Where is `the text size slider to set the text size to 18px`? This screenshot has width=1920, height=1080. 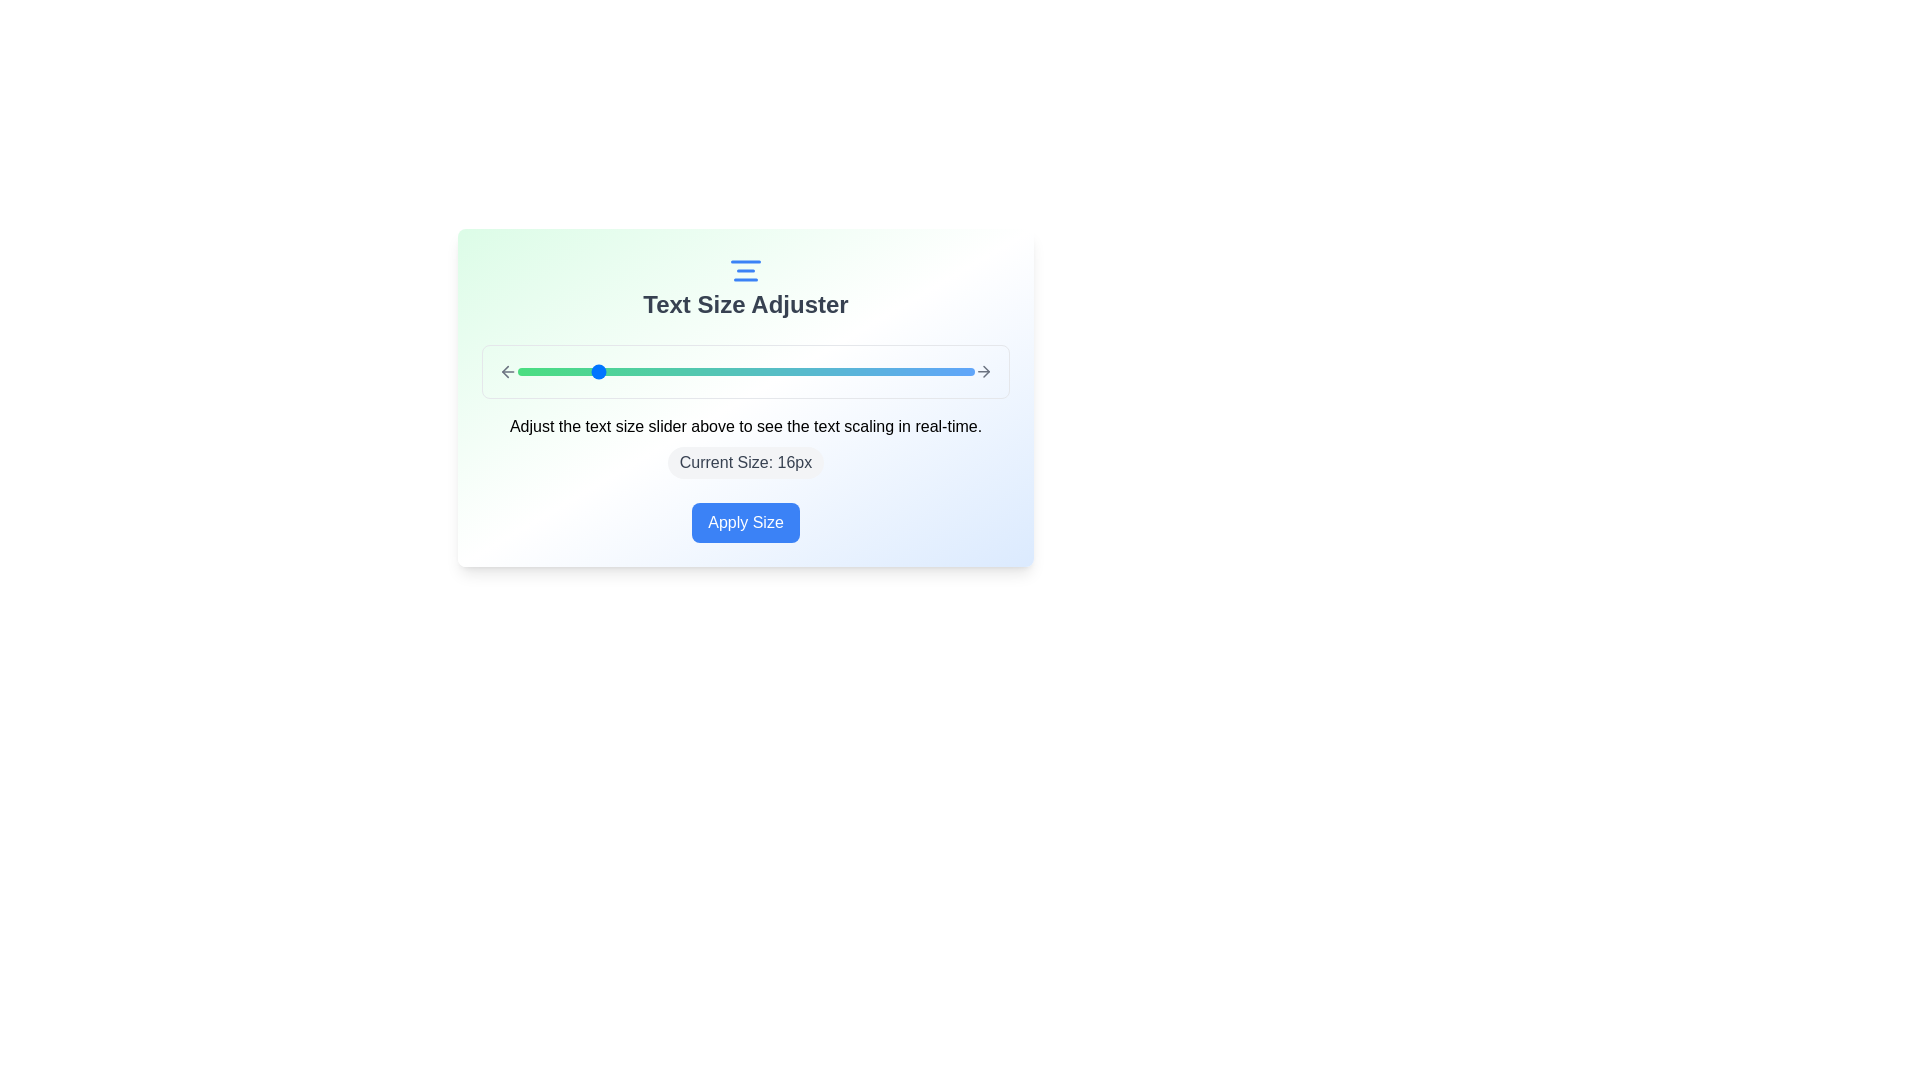
the text size slider to set the text size to 18px is located at coordinates (630, 371).